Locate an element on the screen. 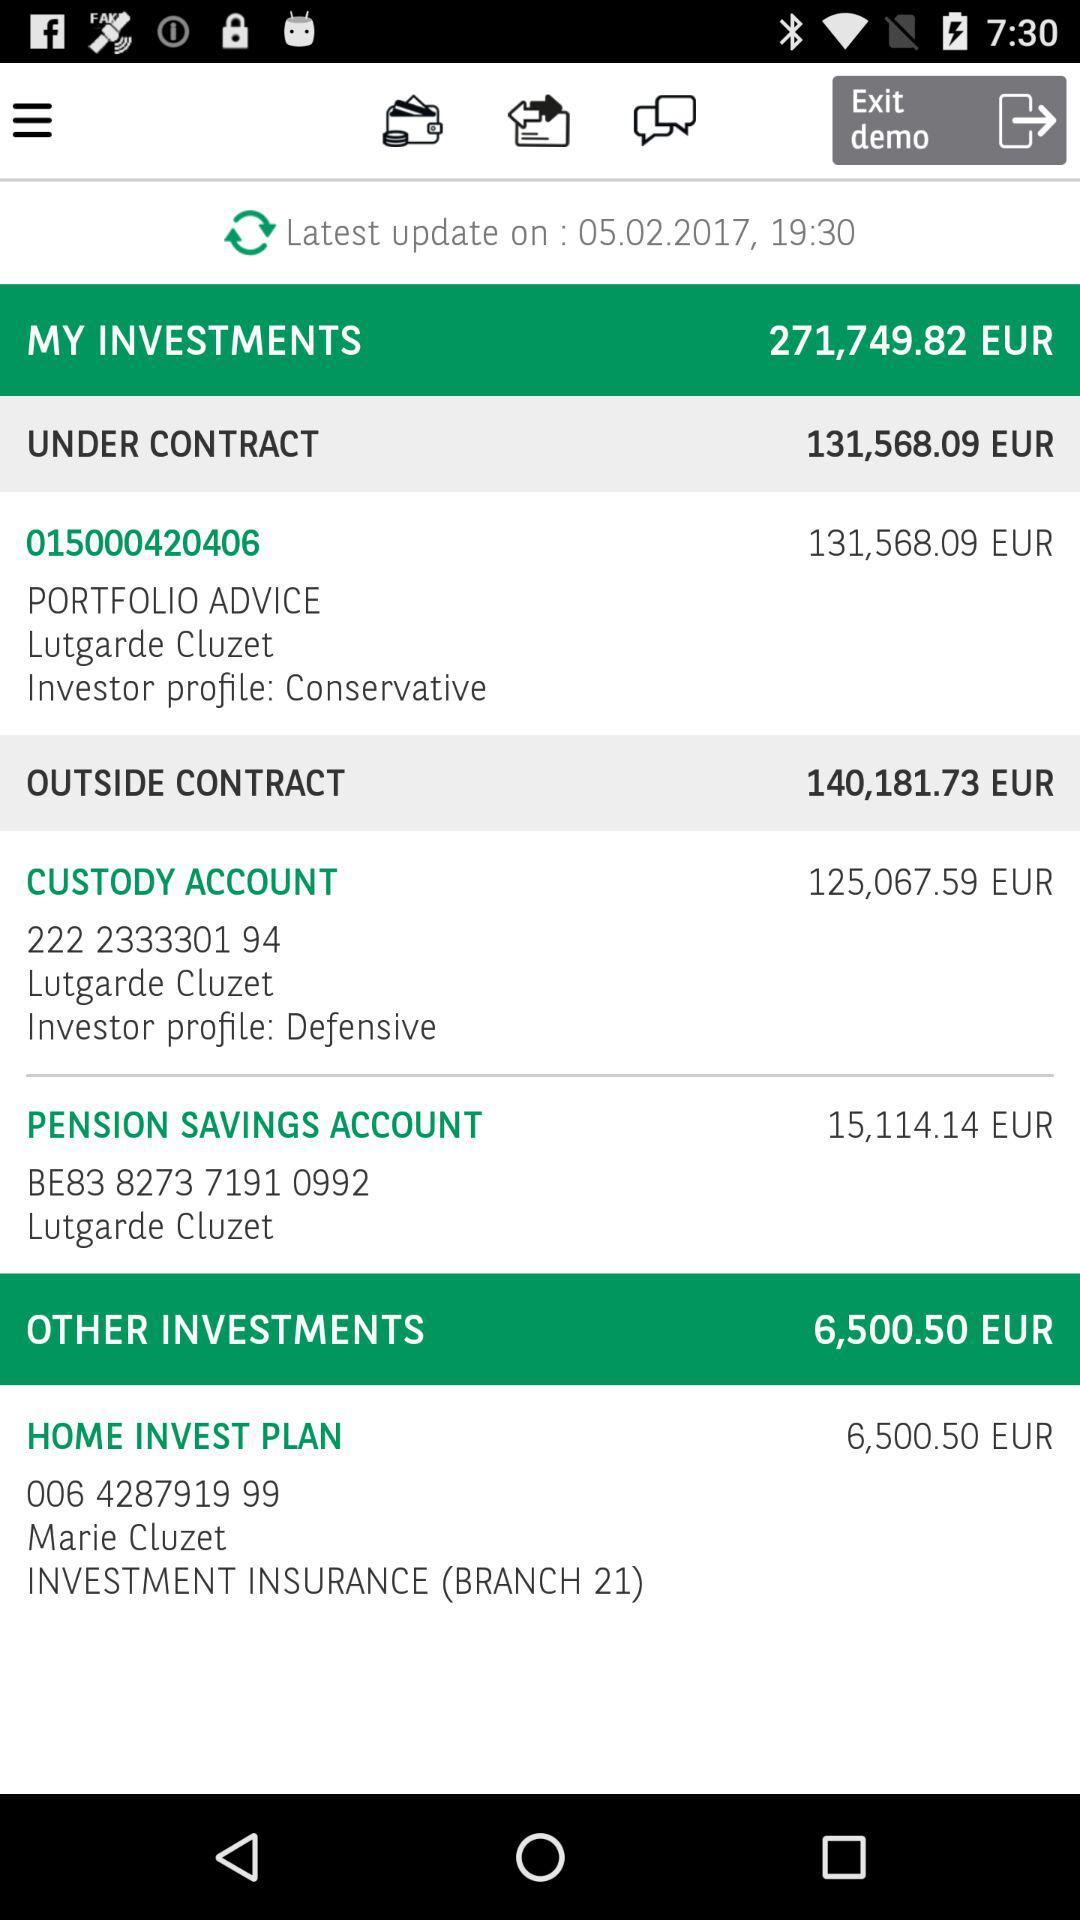  the checkbox to the left of 6 500 50 item is located at coordinates (422, 1435).